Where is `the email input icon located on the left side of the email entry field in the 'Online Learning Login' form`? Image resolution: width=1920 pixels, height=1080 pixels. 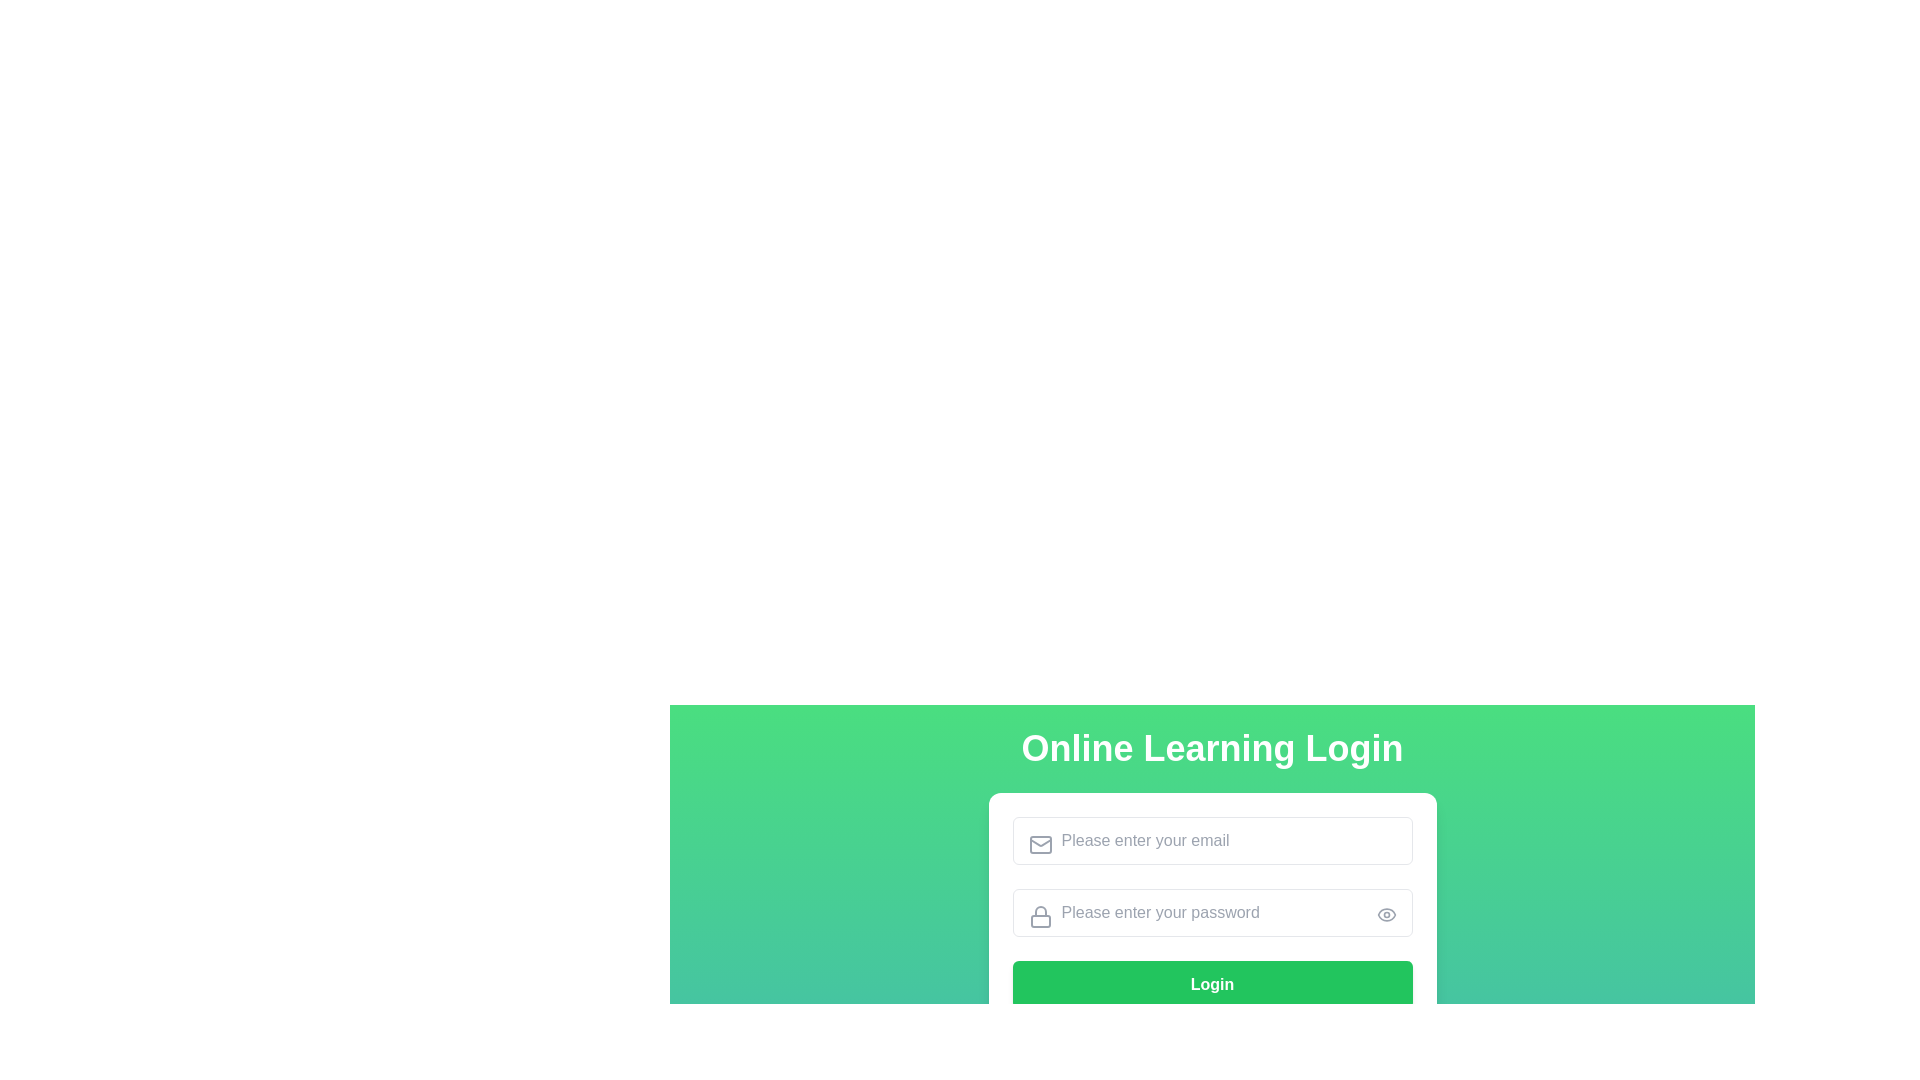
the email input icon located on the left side of the email entry field in the 'Online Learning Login' form is located at coordinates (1040, 844).